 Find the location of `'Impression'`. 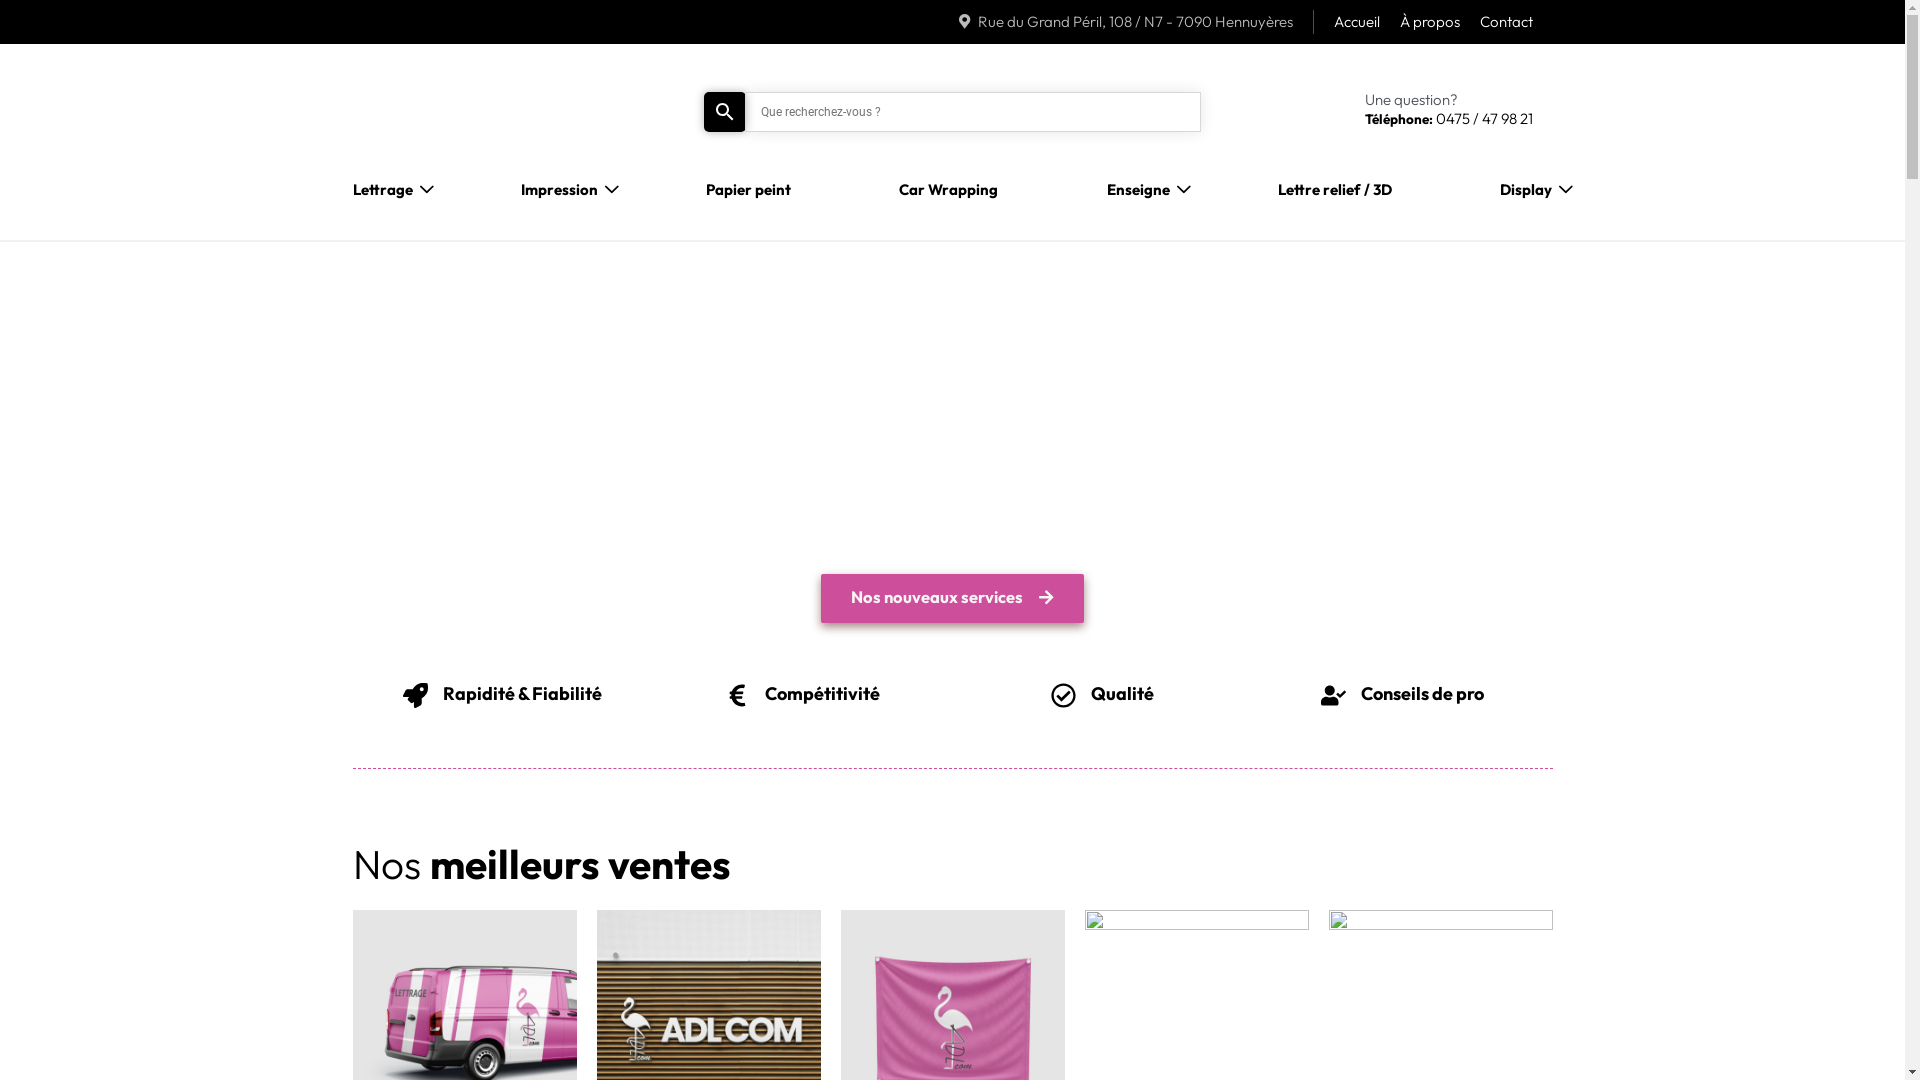

'Impression' is located at coordinates (559, 189).